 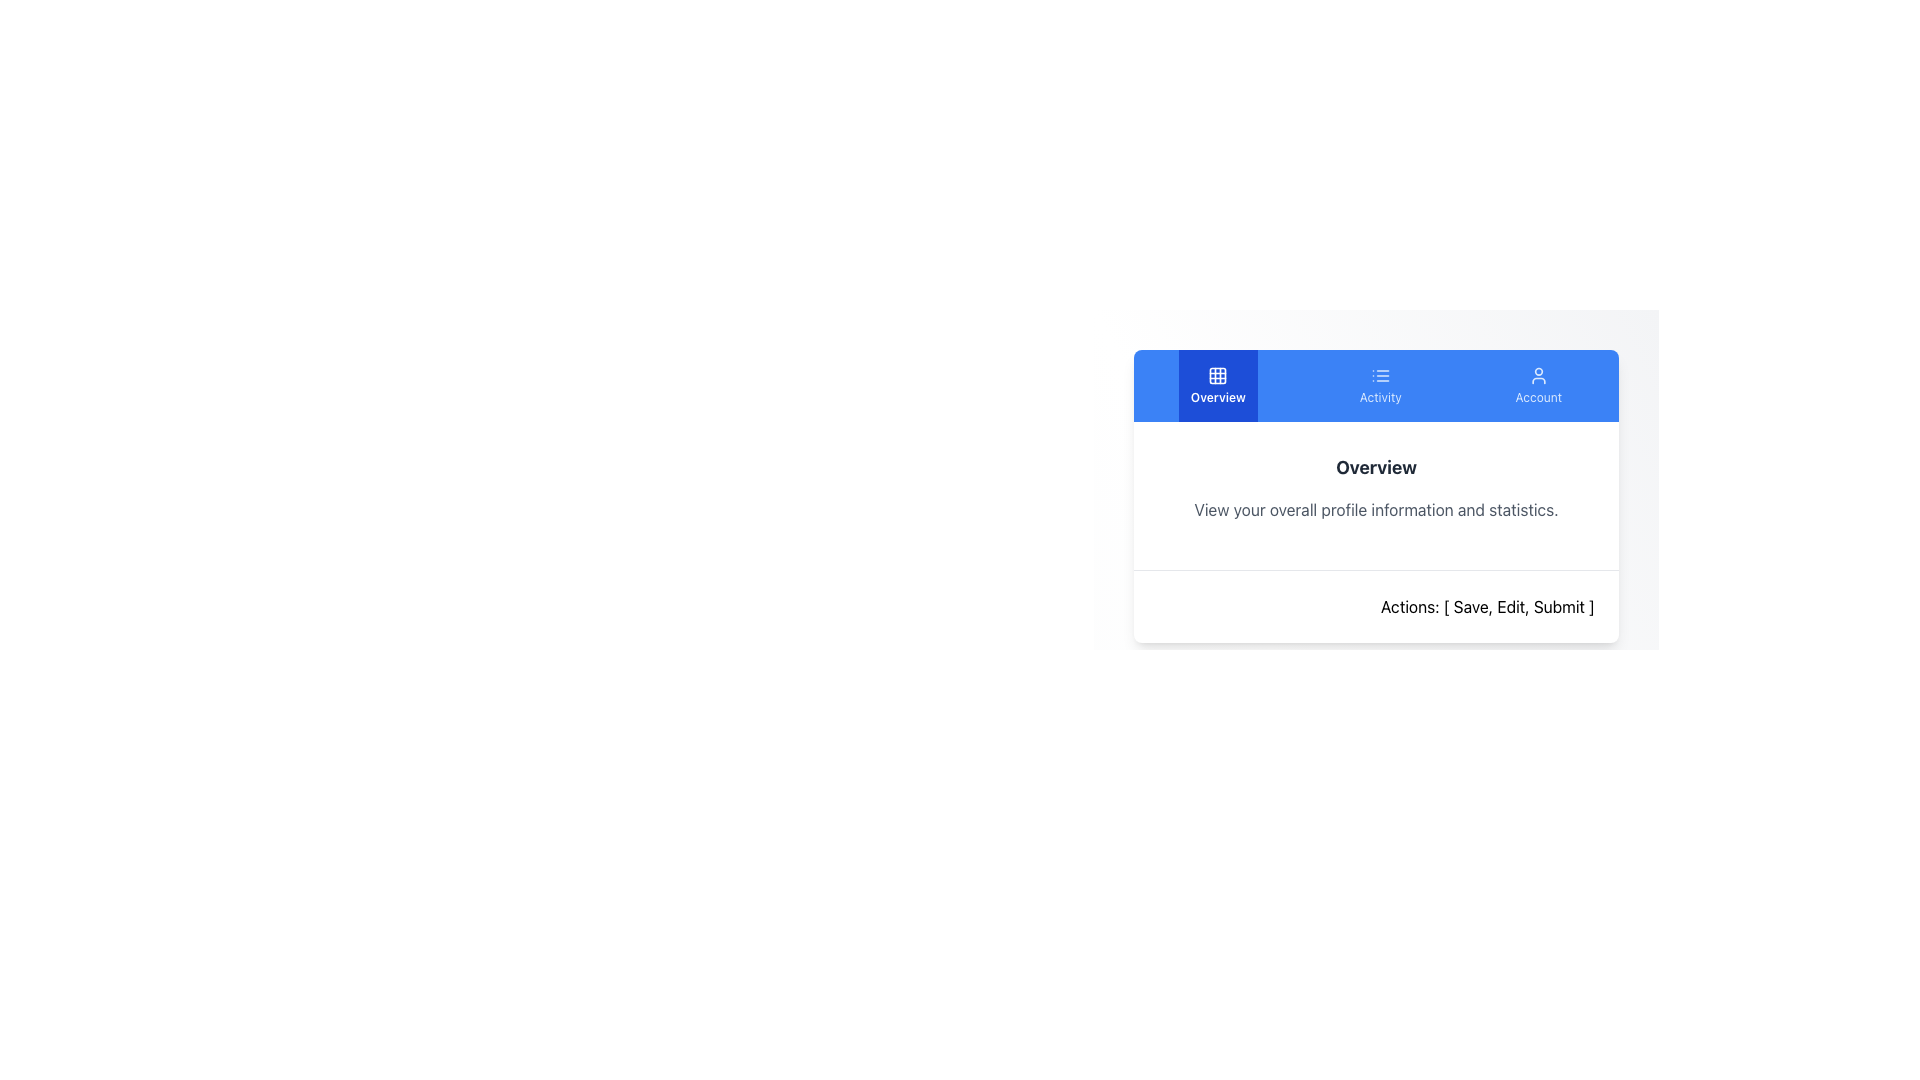 What do you see at coordinates (1217, 375) in the screenshot?
I see `the grid icon with rounded corners located in the first tab labeled 'Overview' on a blue background bar` at bounding box center [1217, 375].